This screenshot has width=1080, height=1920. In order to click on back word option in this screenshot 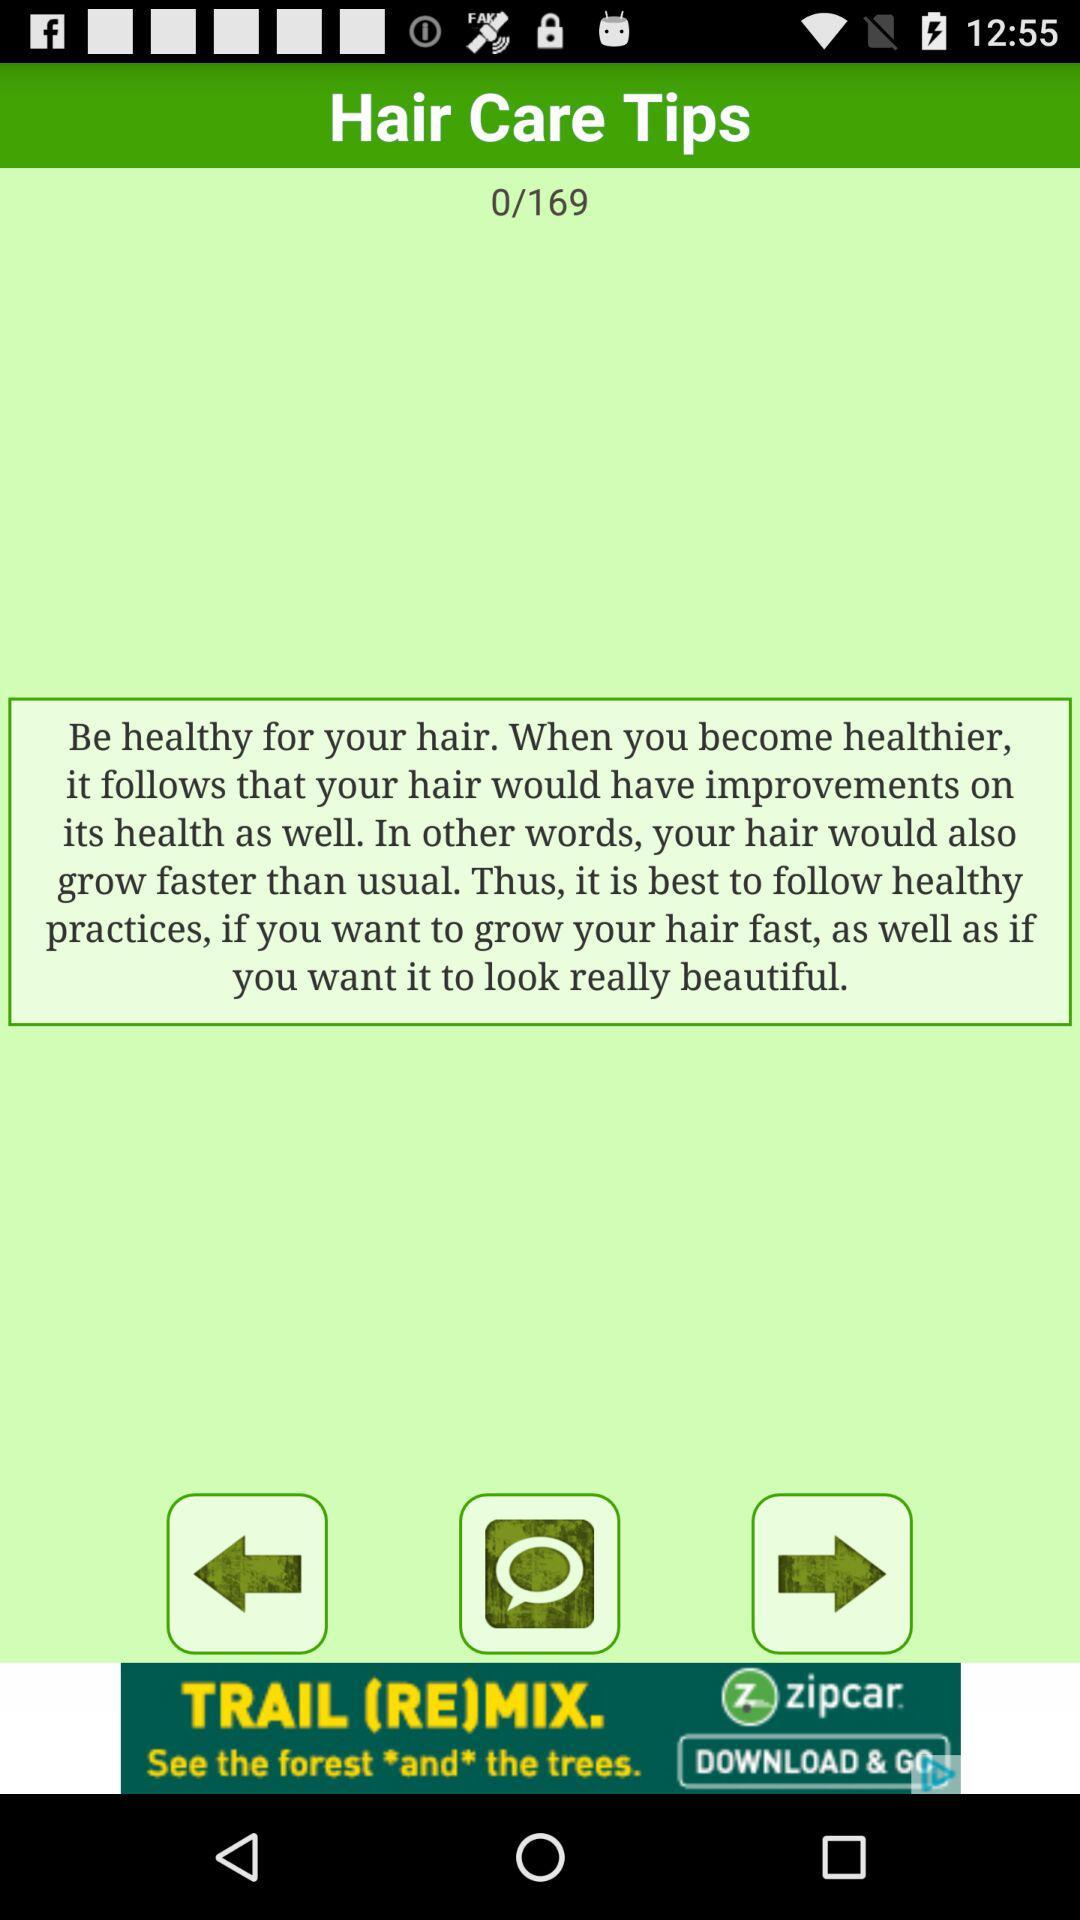, I will do `click(246, 1572)`.